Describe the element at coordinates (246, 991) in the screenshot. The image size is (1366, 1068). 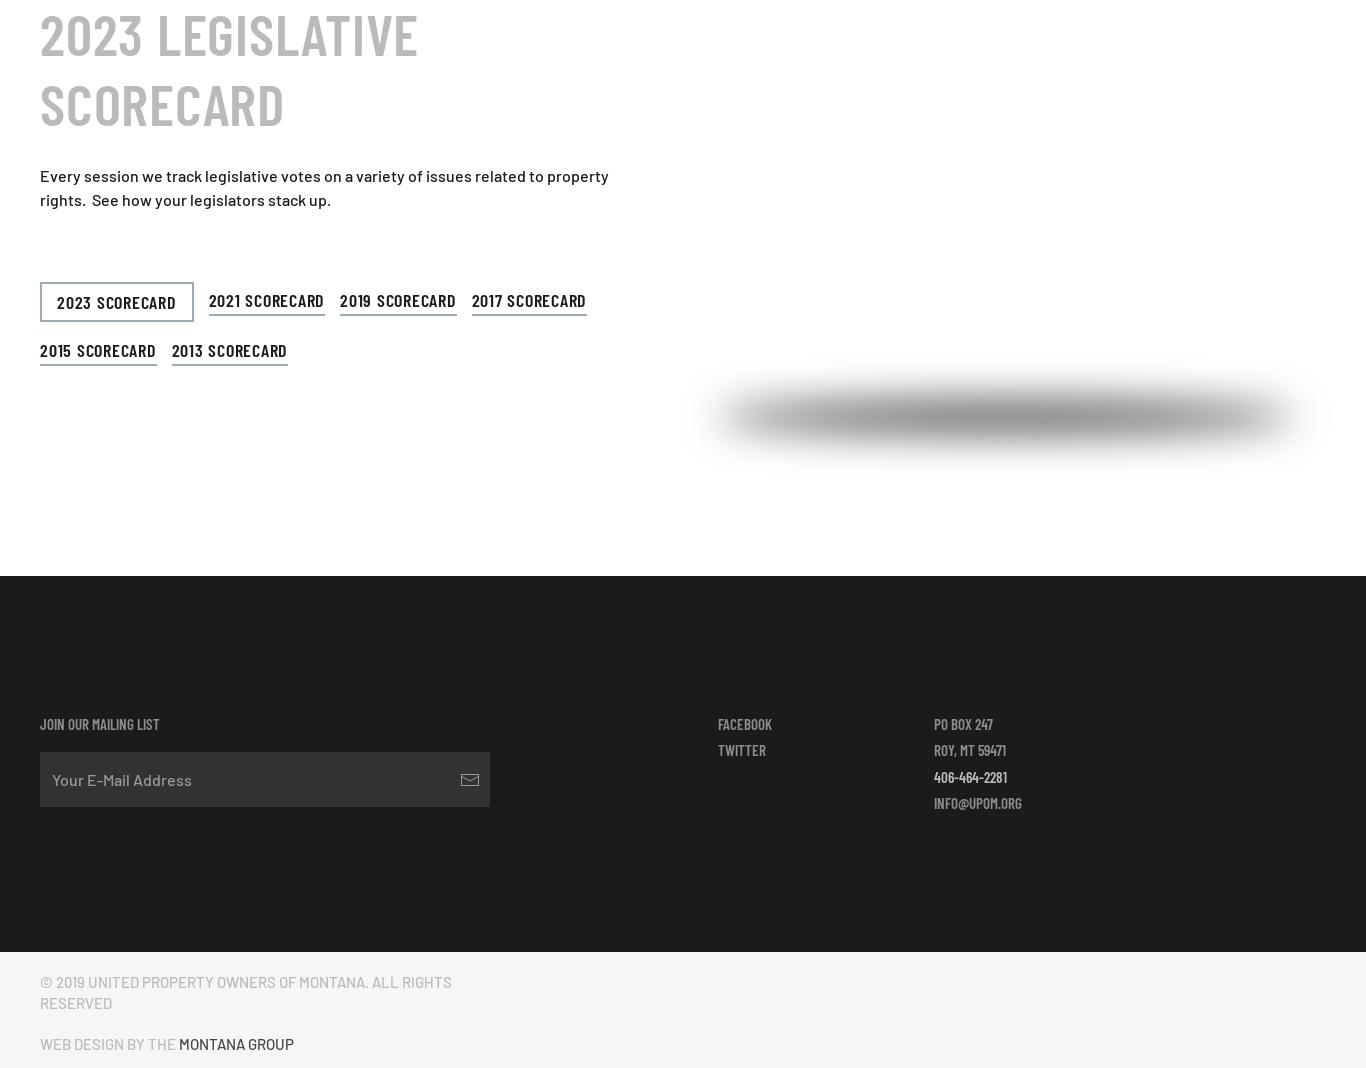
I see `'© 2019 United Property Owners of Montana. All Rights Reserved'` at that location.